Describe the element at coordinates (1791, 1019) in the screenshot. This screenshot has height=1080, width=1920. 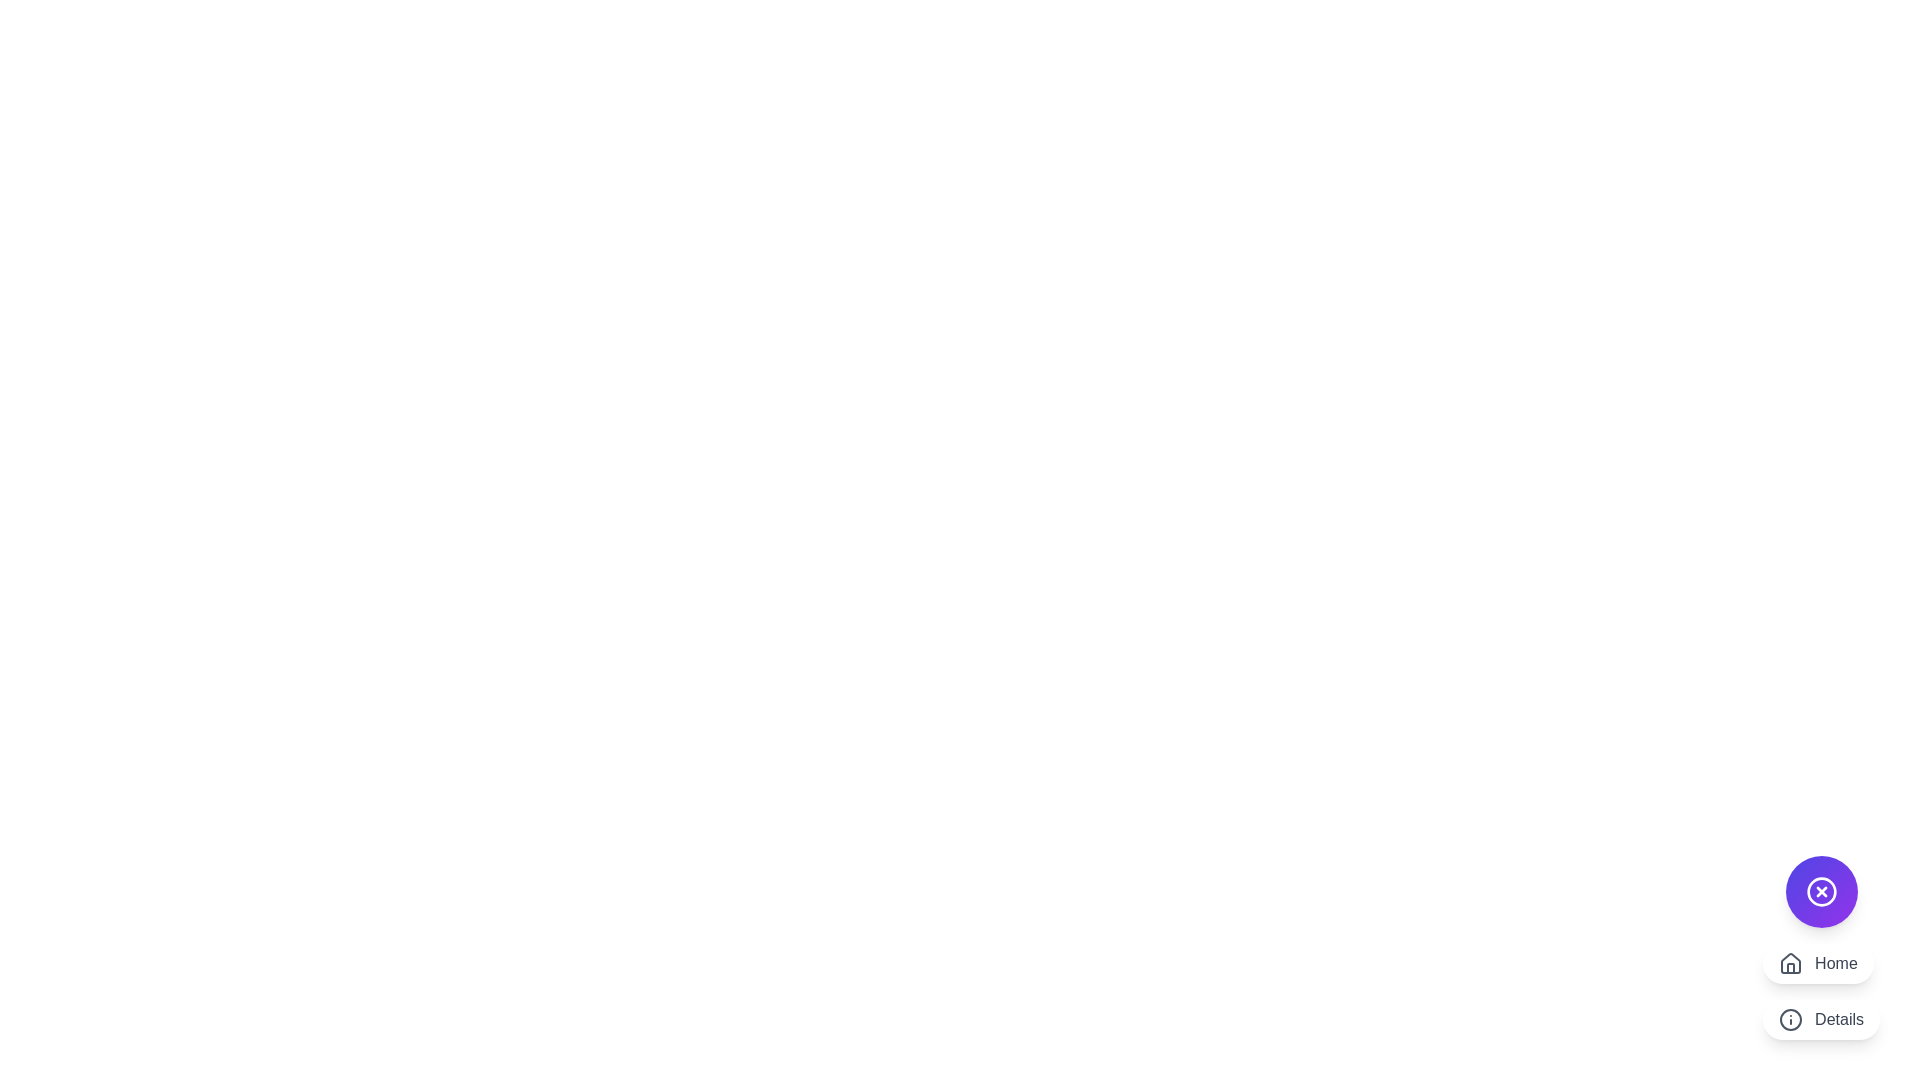
I see `the SVG circle graphic located near the bottom-right corner of the interface, adjacent to the 'Home' and 'Details' icons` at that location.